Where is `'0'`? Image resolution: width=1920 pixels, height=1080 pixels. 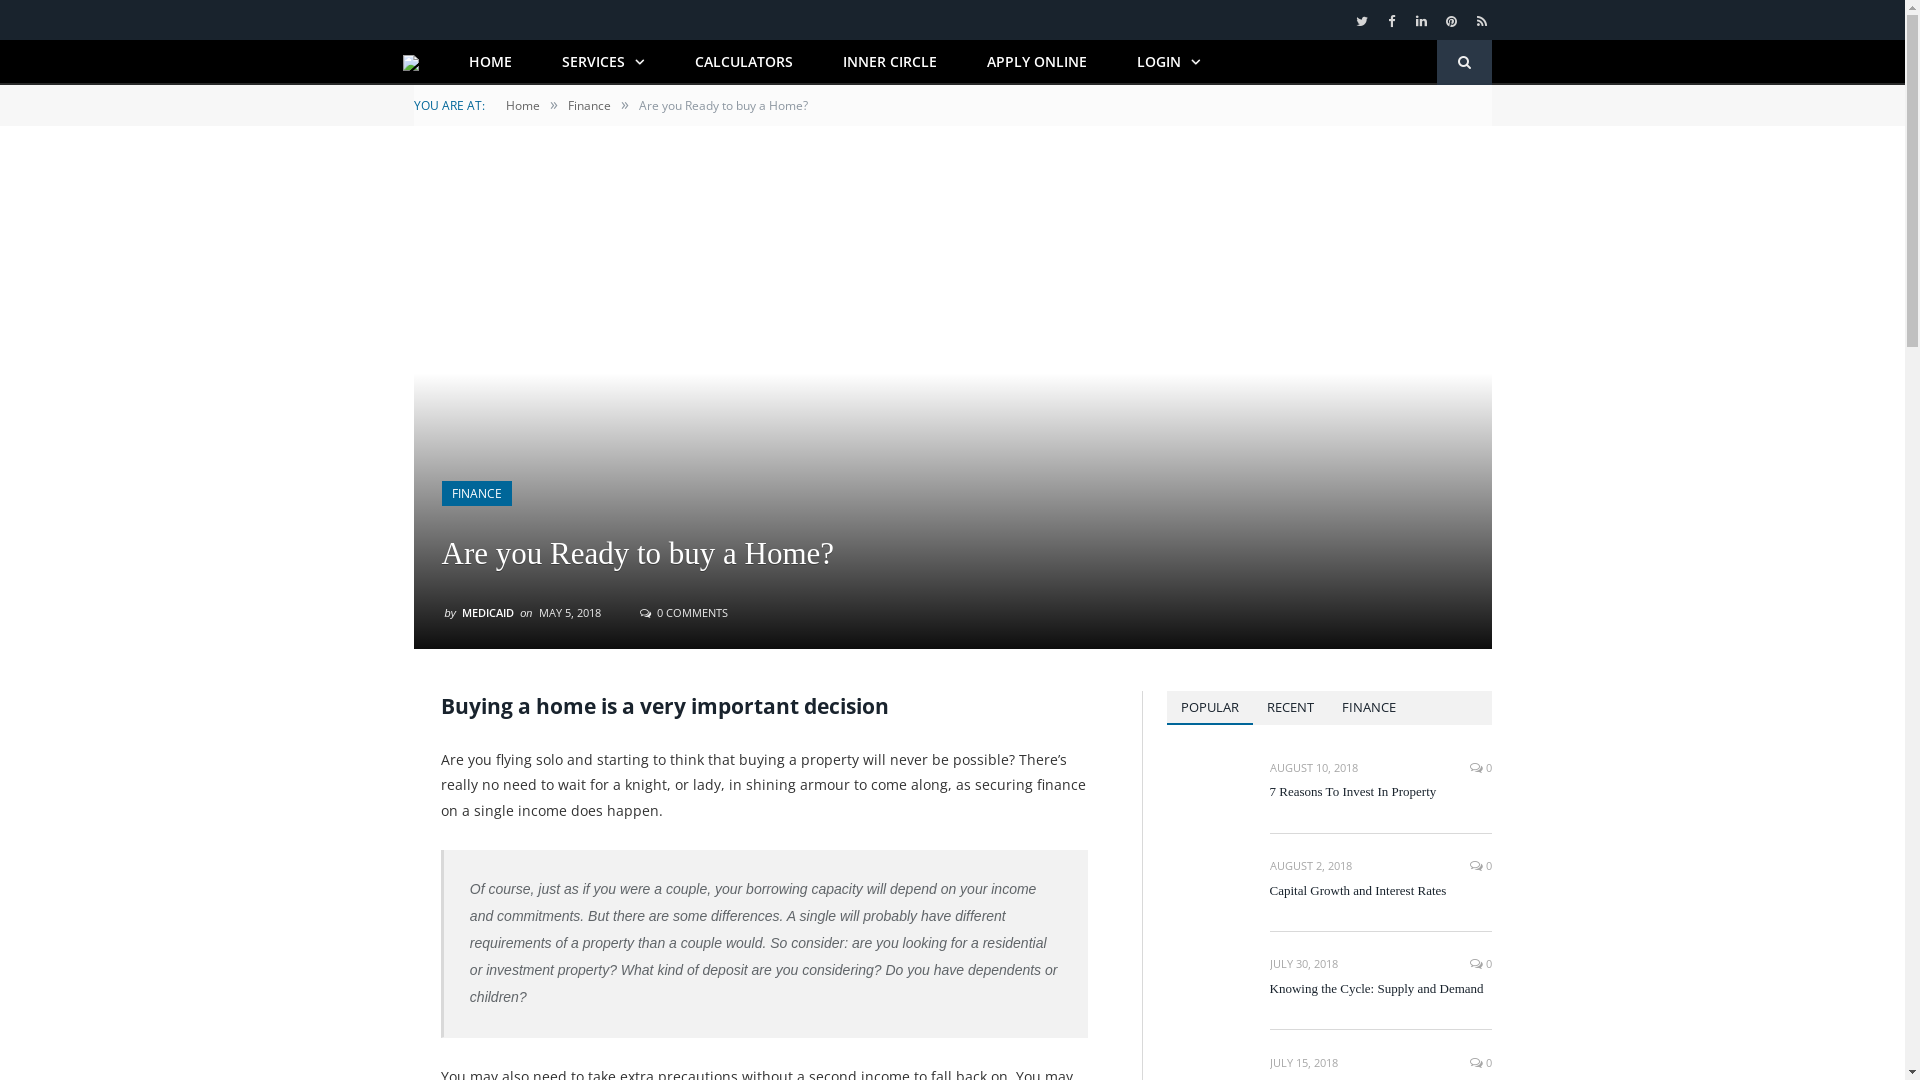 '0' is located at coordinates (1481, 1061).